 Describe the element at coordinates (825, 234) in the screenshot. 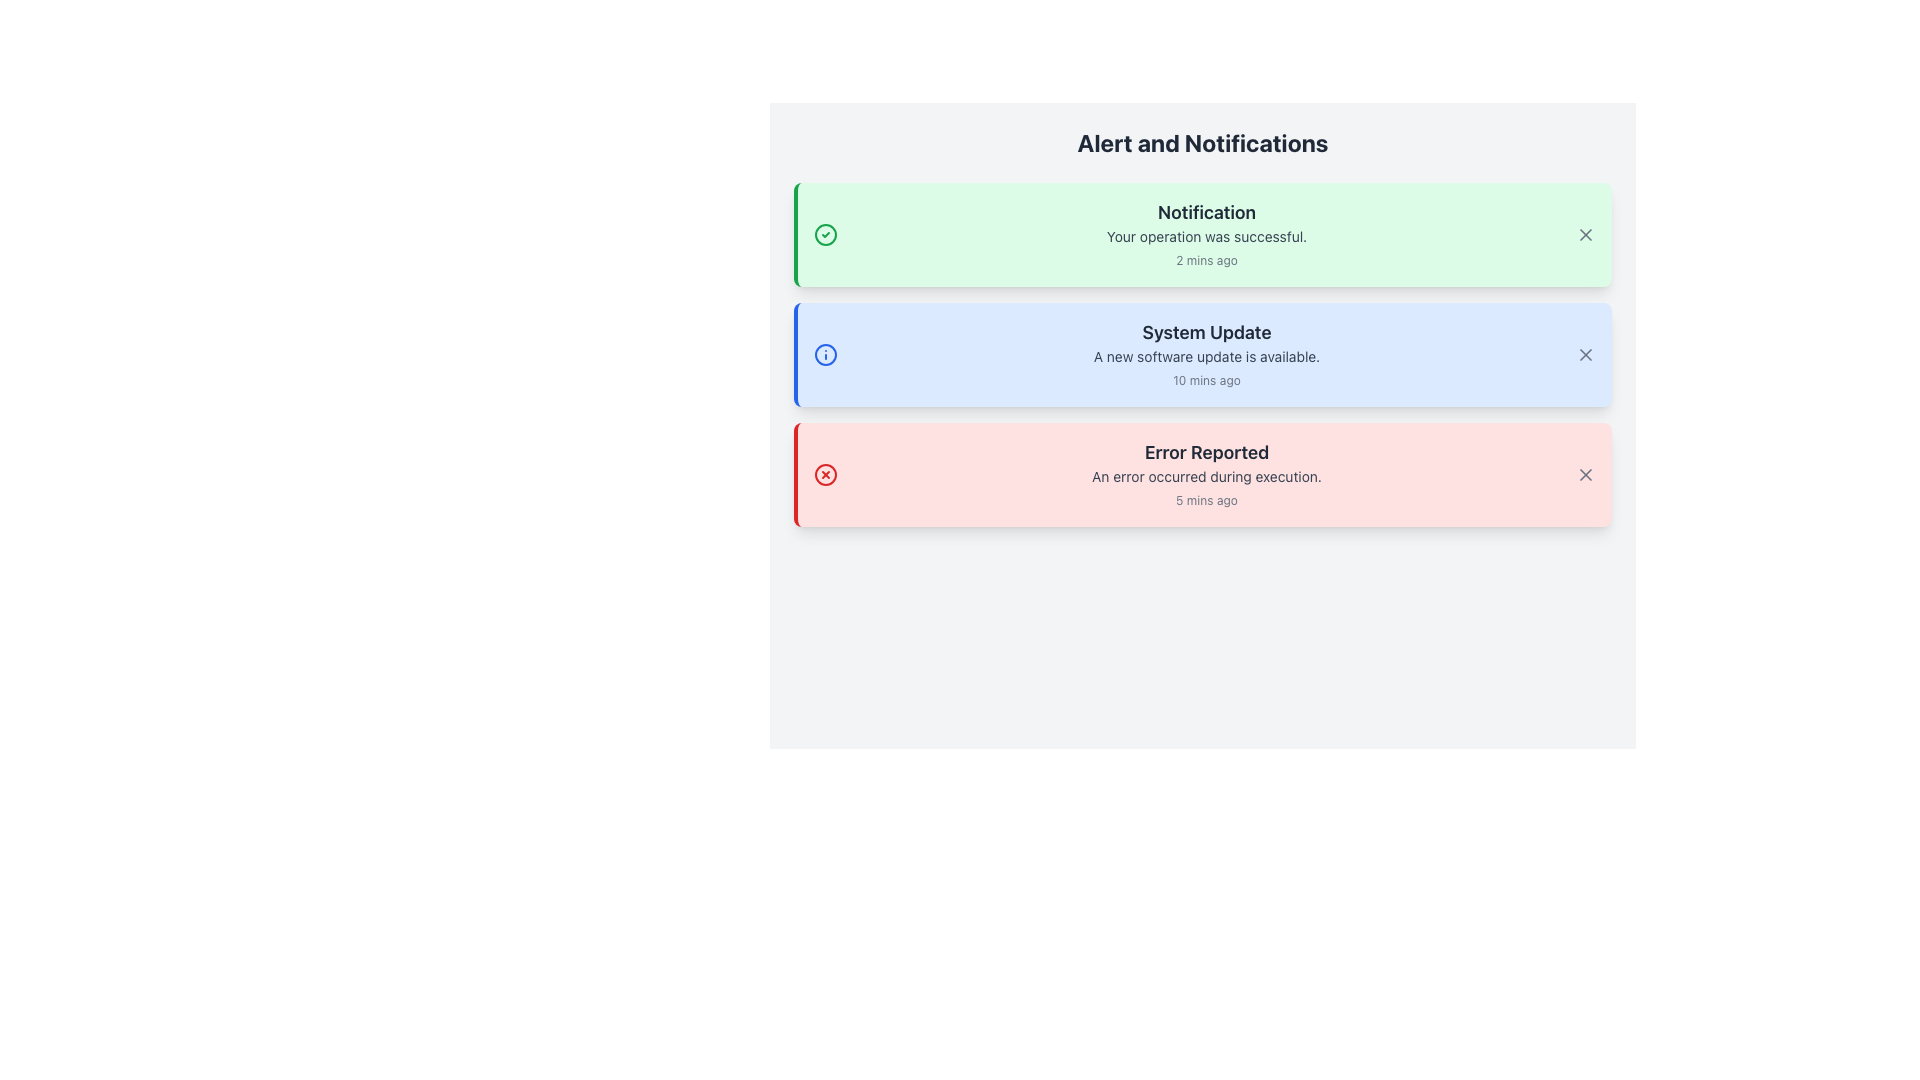

I see `the success status indicator icon located within the green notification card, positioned to the left of the title 'Notification'` at that location.